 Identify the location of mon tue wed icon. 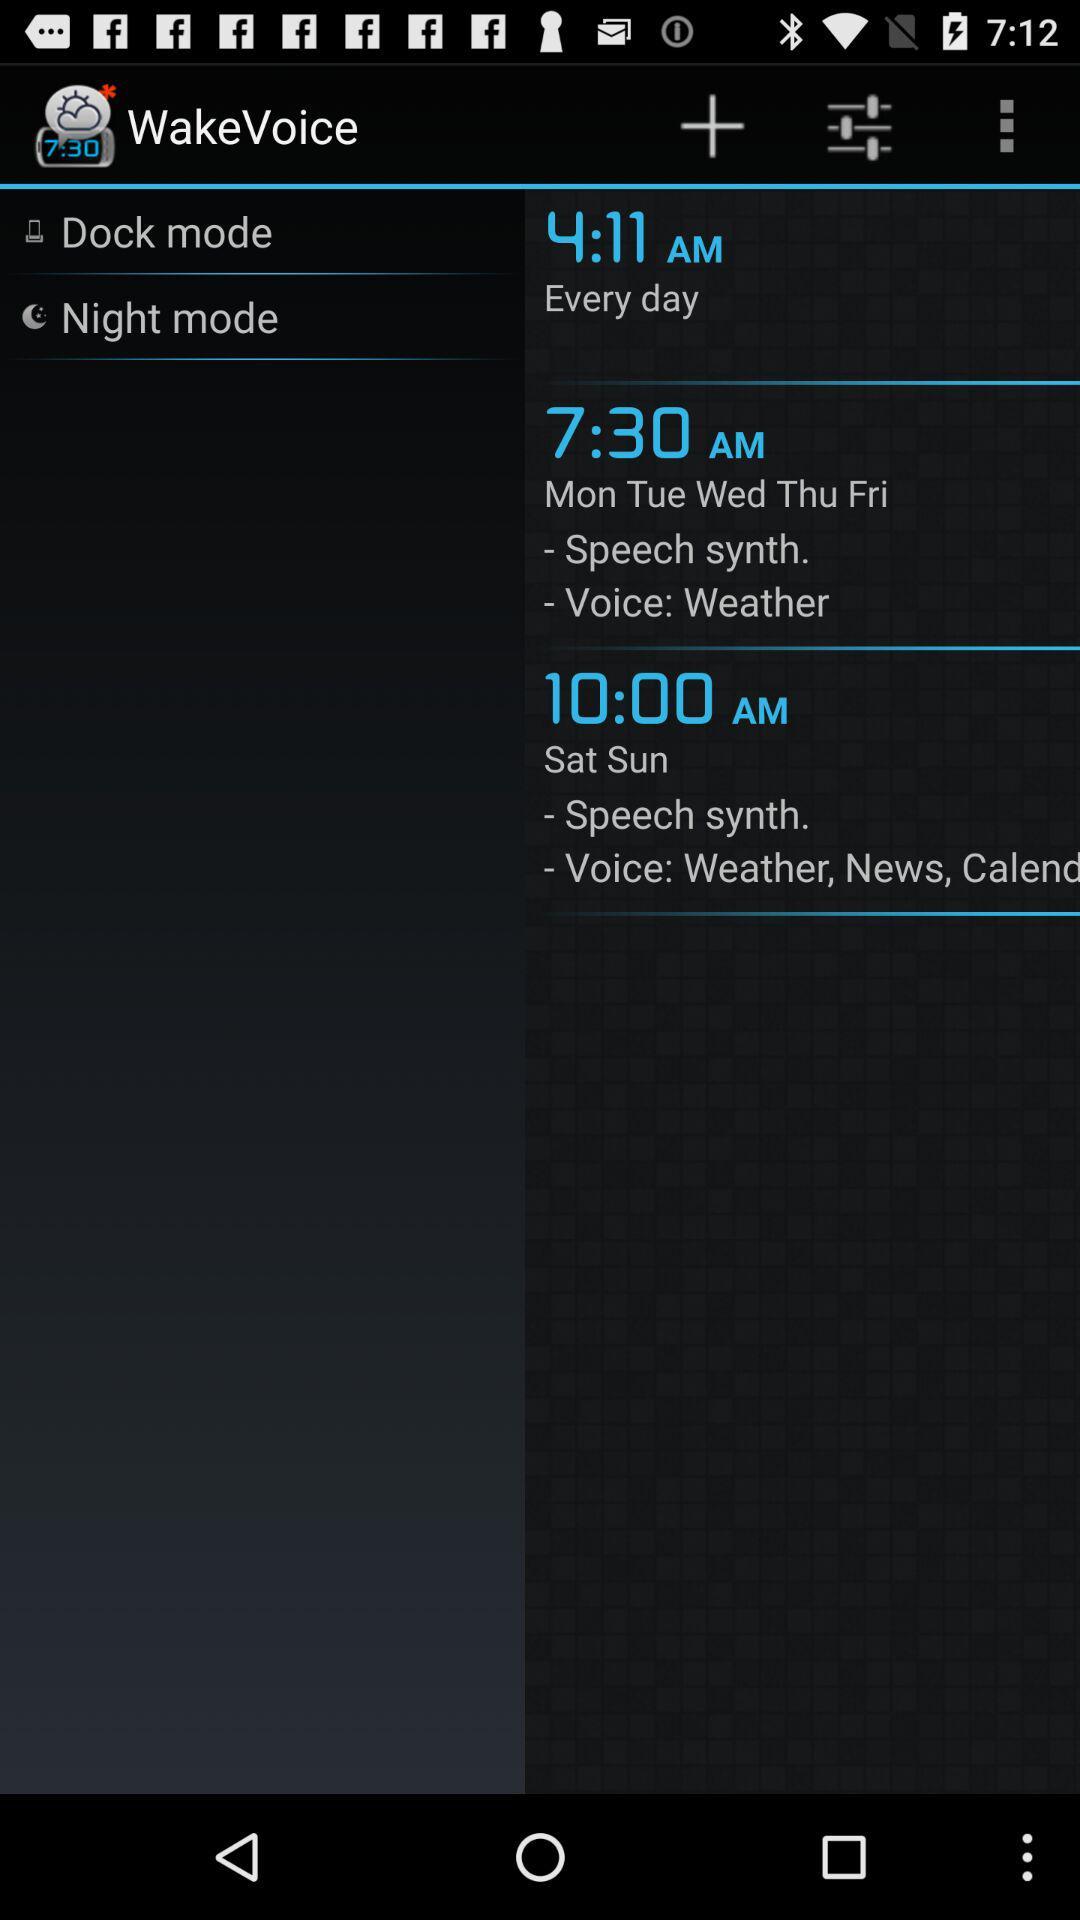
(811, 497).